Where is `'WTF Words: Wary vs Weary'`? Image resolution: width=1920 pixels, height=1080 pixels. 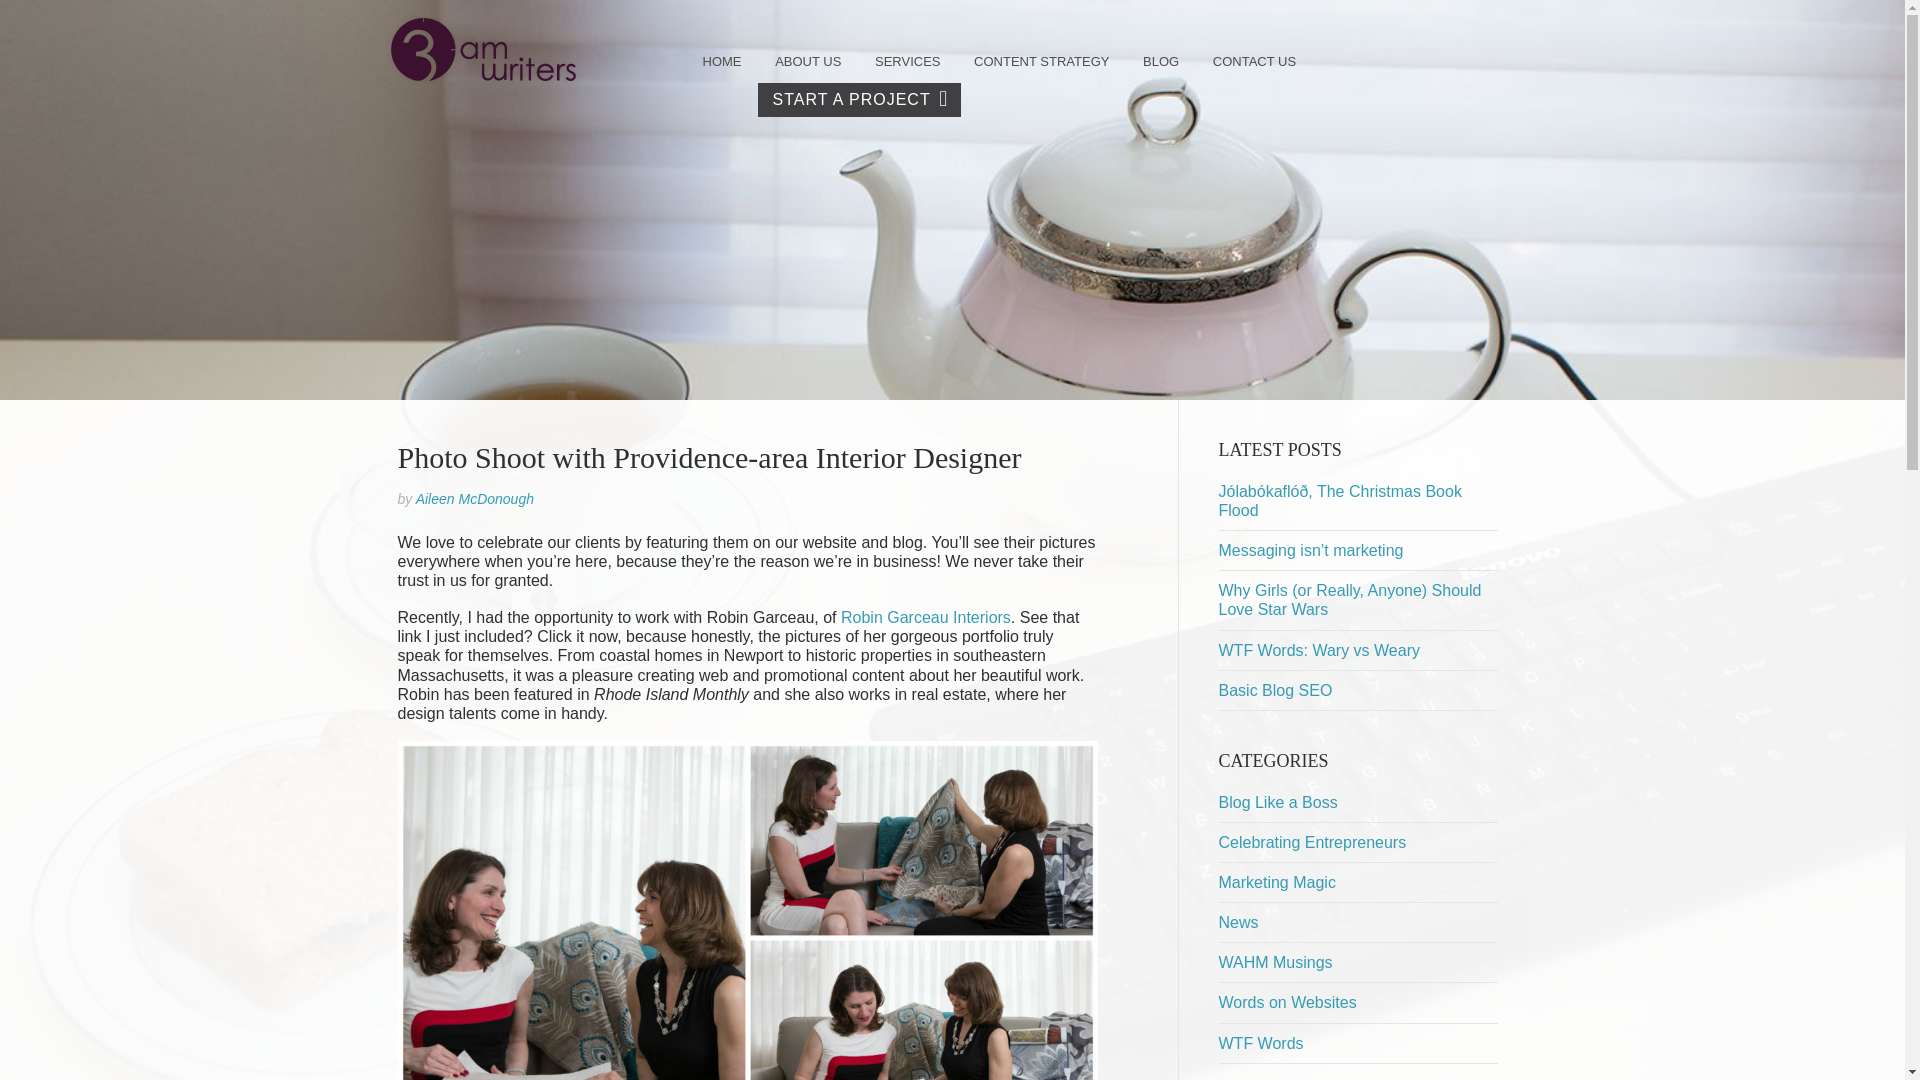 'WTF Words: Wary vs Weary' is located at coordinates (1318, 650).